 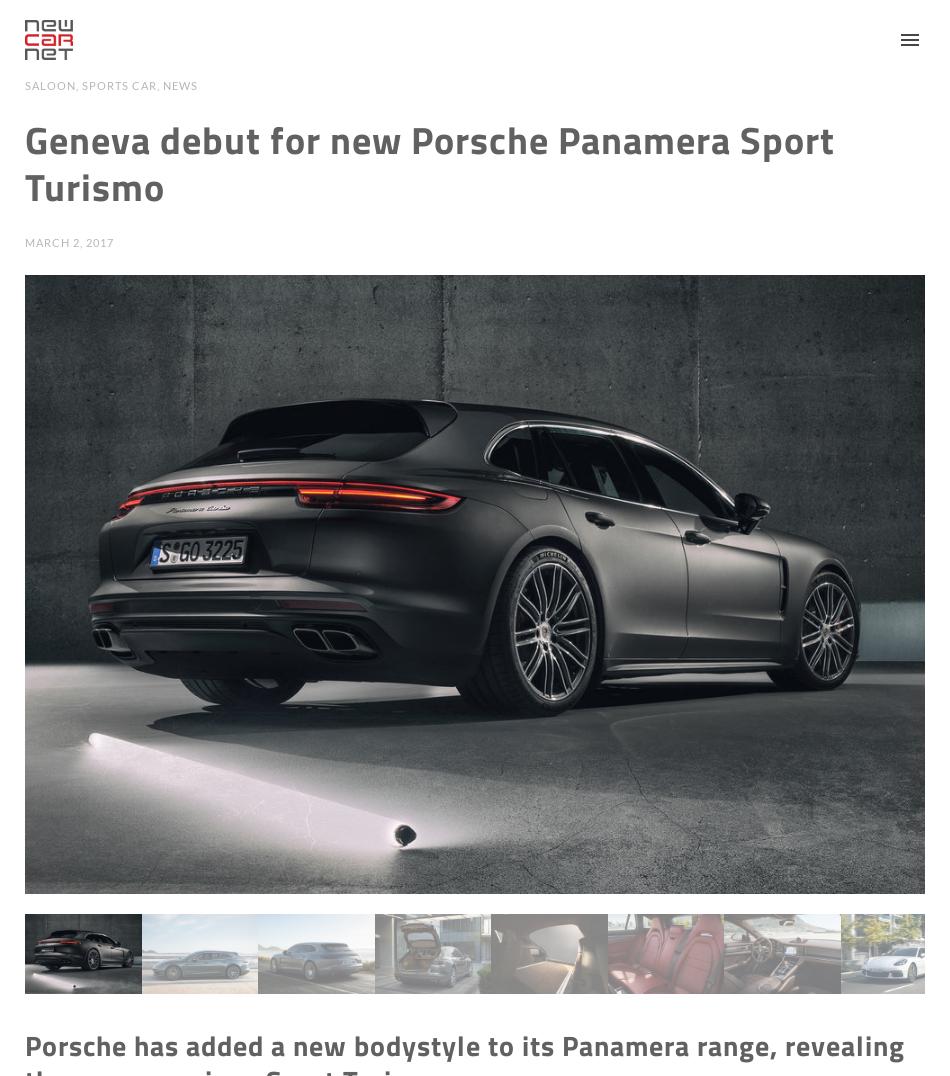 I want to click on 'Sports Car', so click(x=81, y=85).